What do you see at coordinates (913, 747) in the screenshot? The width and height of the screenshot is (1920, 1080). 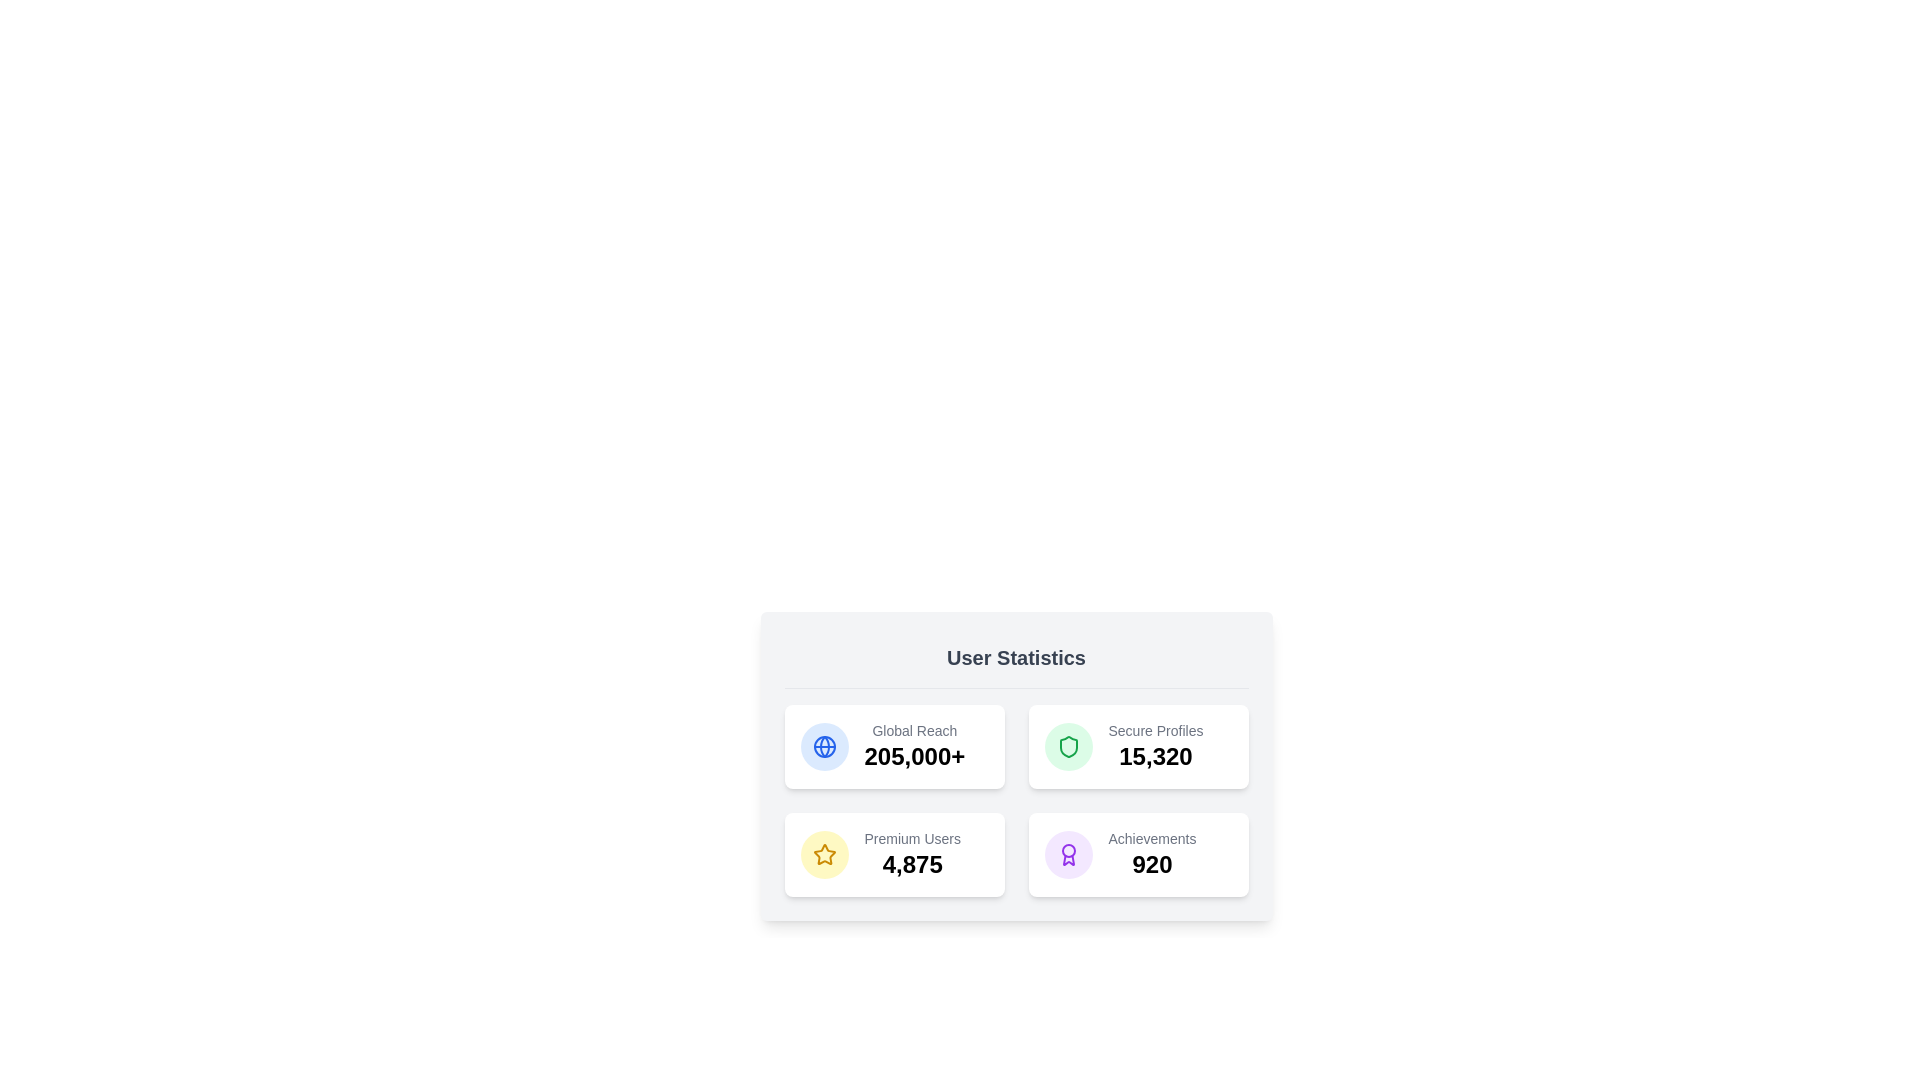 I see `statistical information displayed in the text element located in the top-left section of the grid under the 'User Statistics' header, which represents the global reach metric` at bounding box center [913, 747].